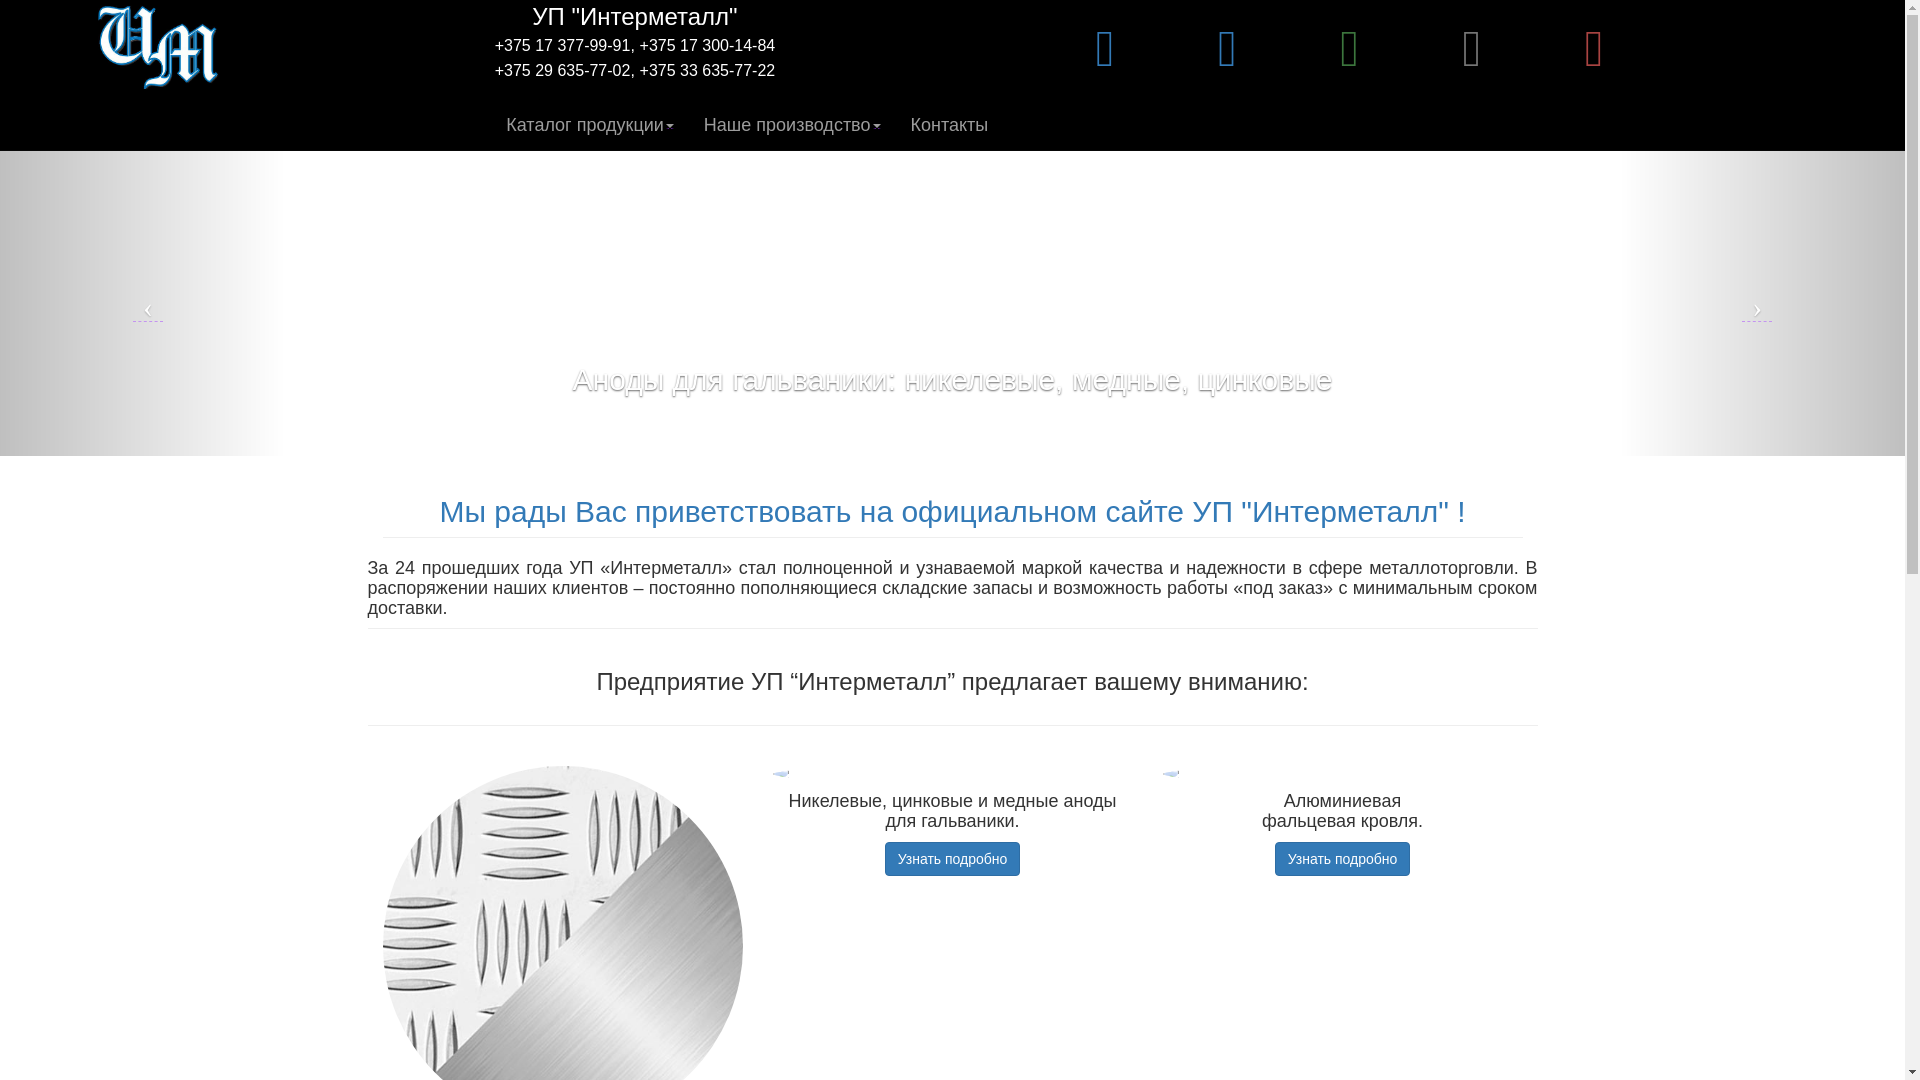  I want to click on '+375 29 635-77-02,', so click(564, 69).